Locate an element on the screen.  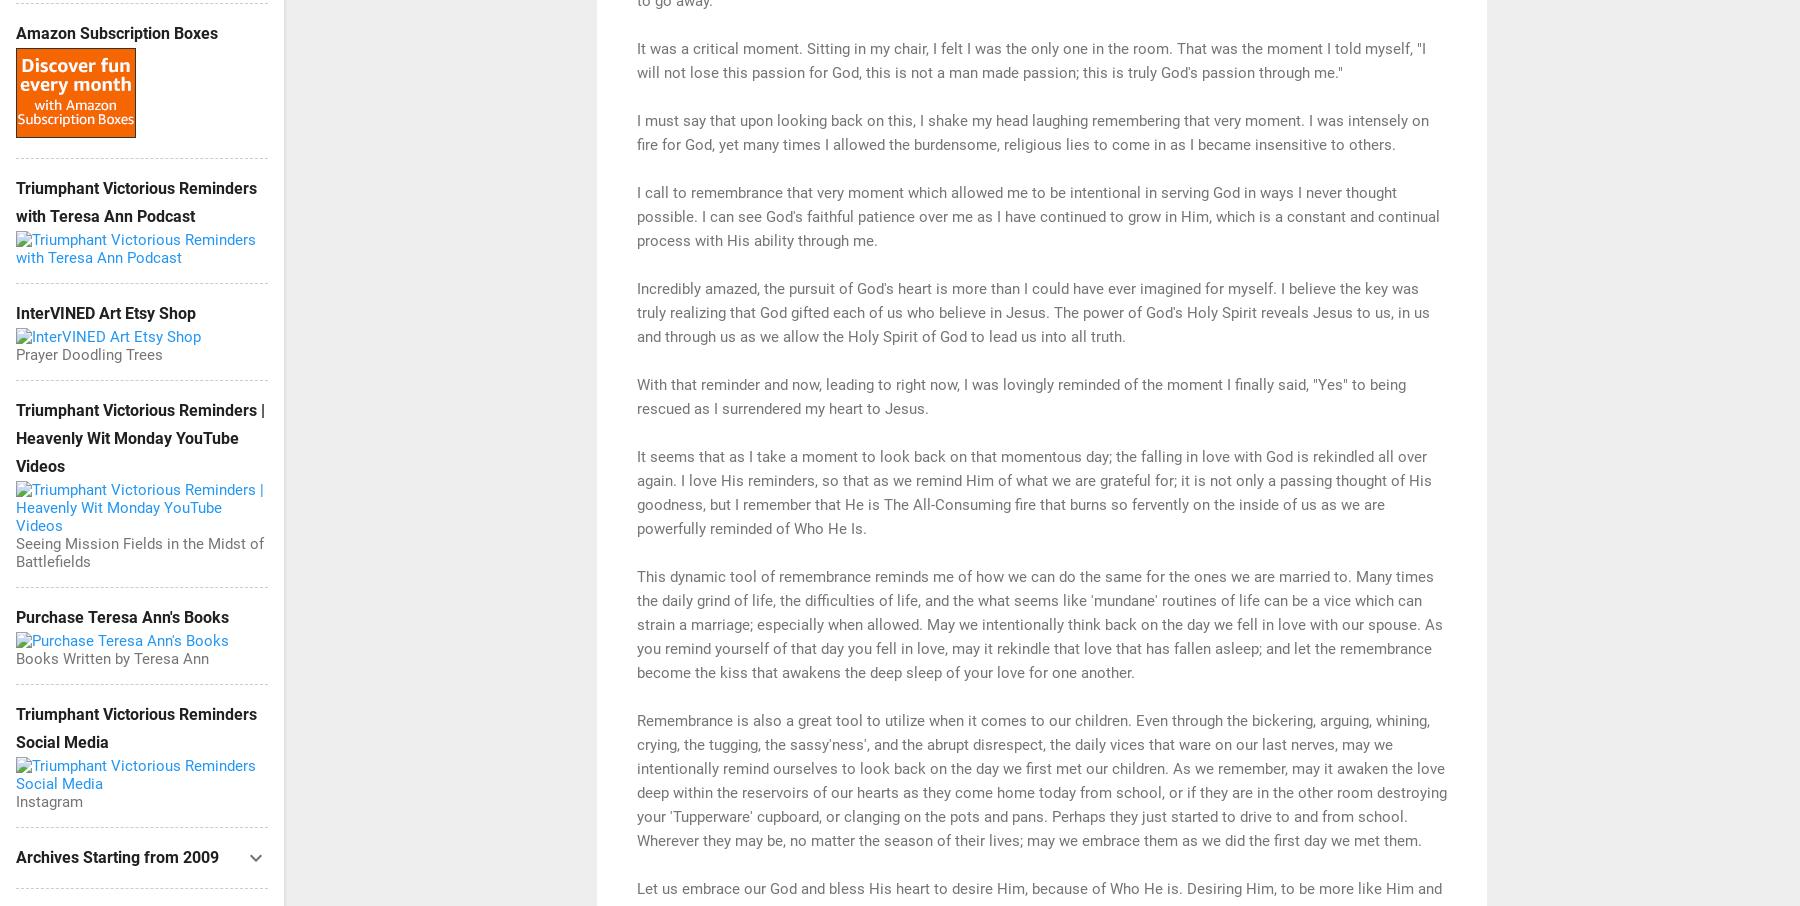
'Remembrance is also a great tool to utilize when it comes to our children.  Even through the bickering, arguing, whining, crying, the tugging, the sassy'ness', and the abrupt disrespect, the daily vices that ware on our last nerves, may we intentionally remind ourselves to look back on the day we first met our children.  As we remember, may it awaken the love deep within the reservoirs of our hearts as they come home today from school, or if they are in the other room destroying your 'Tupperware' cupboard, or clanging on the pots and pans. Perhaps they just started to drive to and from school. Wherever they may be, no matter the season of their lives; may we embrace them as we did the first day we met them.' is located at coordinates (1042, 779).